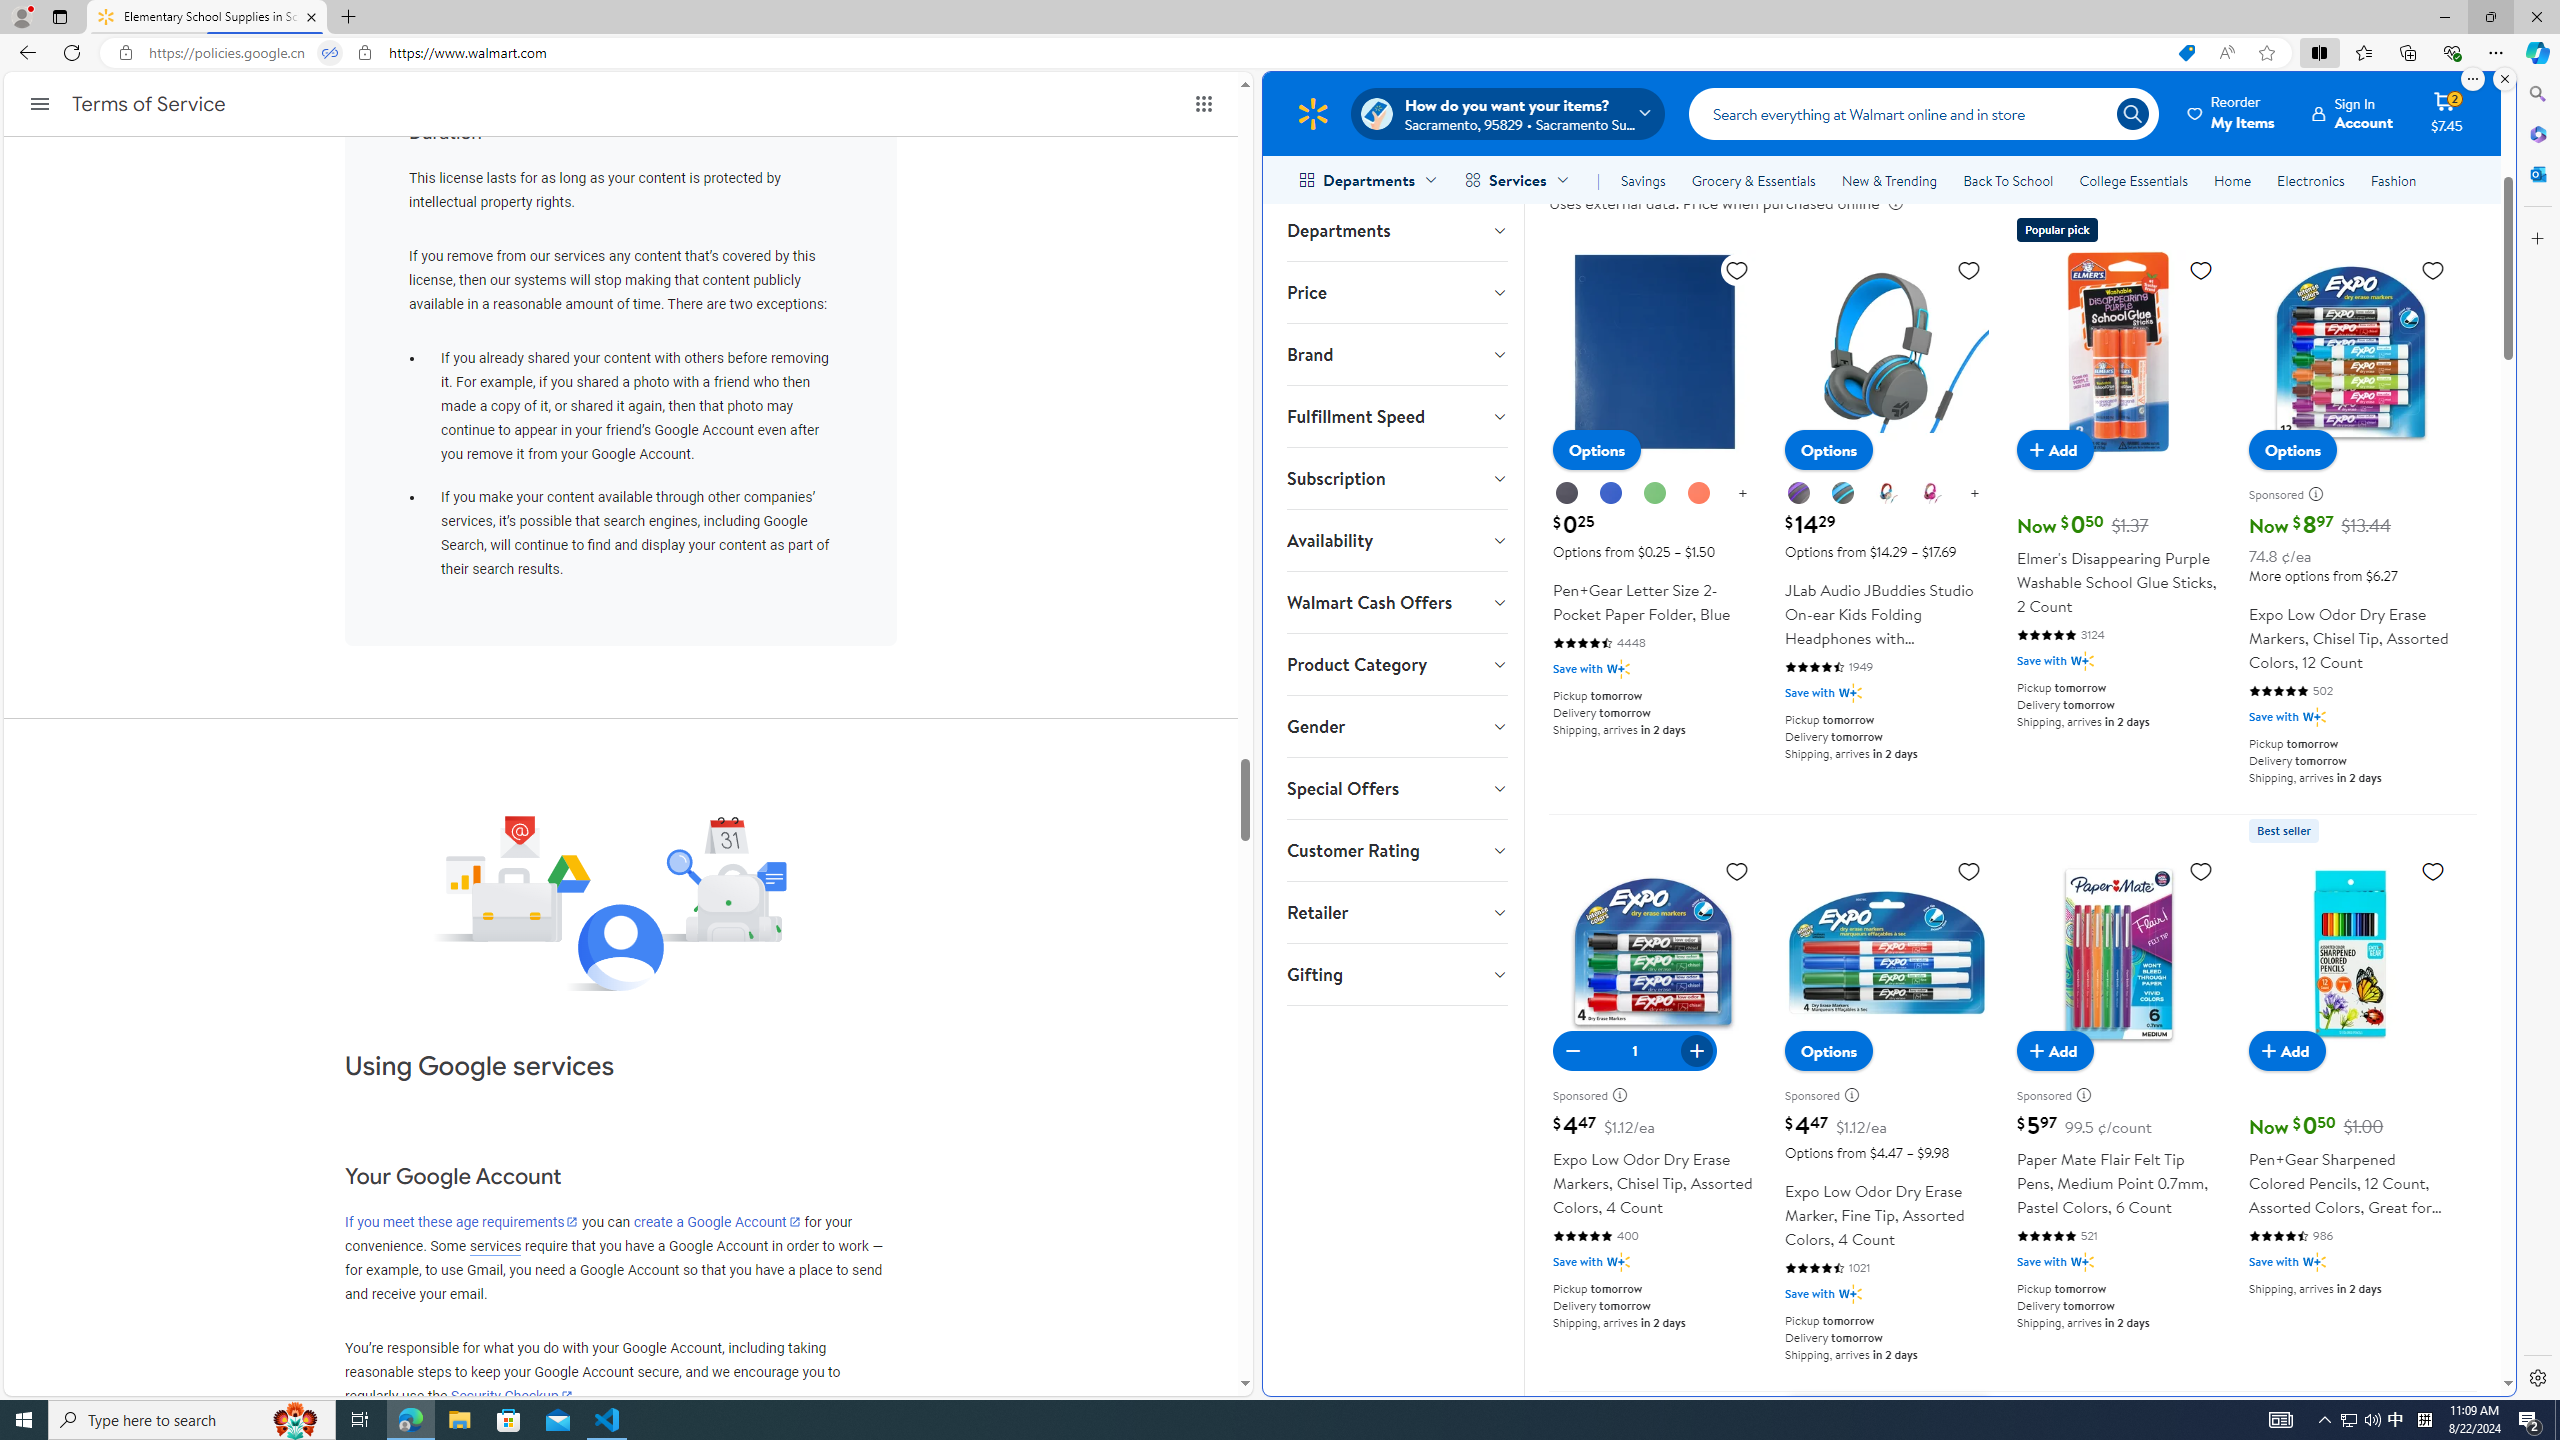 This screenshot has width=2560, height=1440. What do you see at coordinates (2535, 1376) in the screenshot?
I see `'Settings'` at bounding box center [2535, 1376].